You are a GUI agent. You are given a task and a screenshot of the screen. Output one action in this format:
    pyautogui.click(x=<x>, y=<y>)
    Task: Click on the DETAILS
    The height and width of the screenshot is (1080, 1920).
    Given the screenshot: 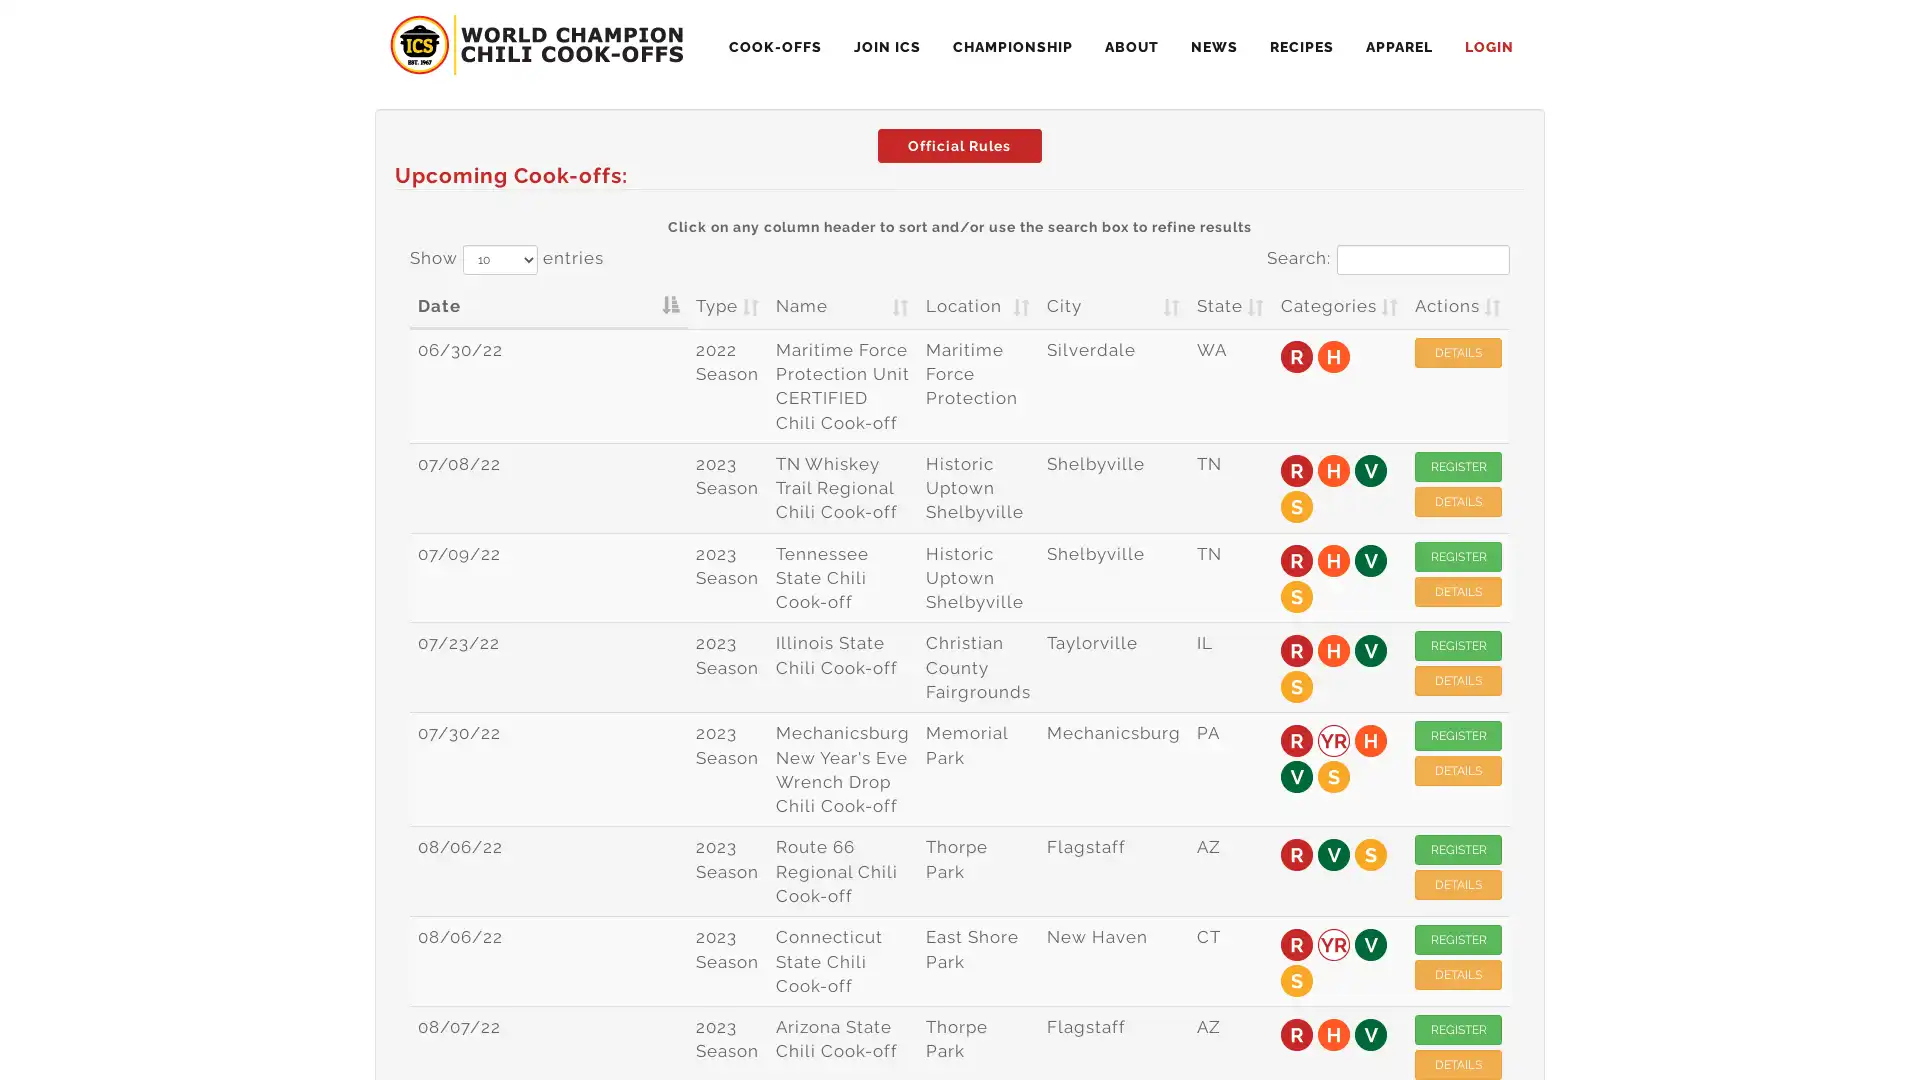 What is the action you would take?
    pyautogui.click(x=1458, y=680)
    